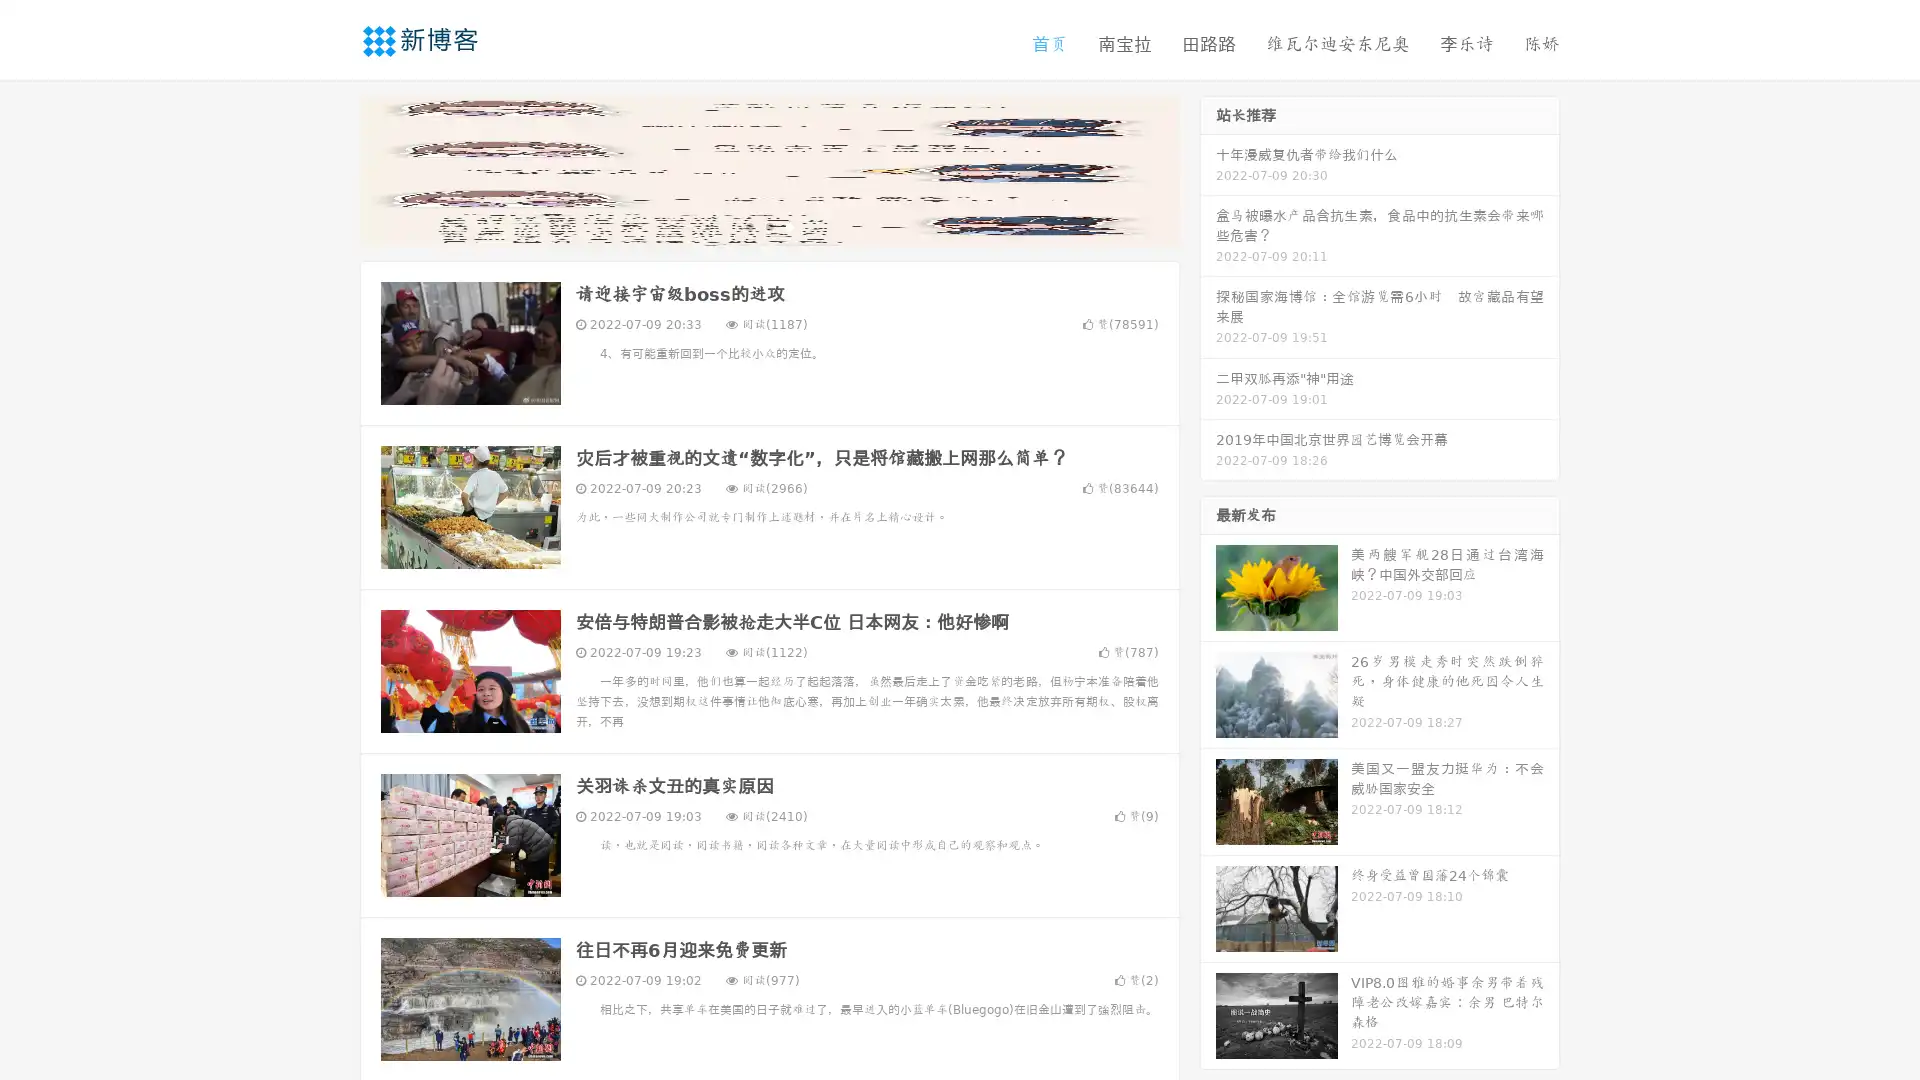 Image resolution: width=1920 pixels, height=1080 pixels. I want to click on Go to slide 3, so click(789, 225).